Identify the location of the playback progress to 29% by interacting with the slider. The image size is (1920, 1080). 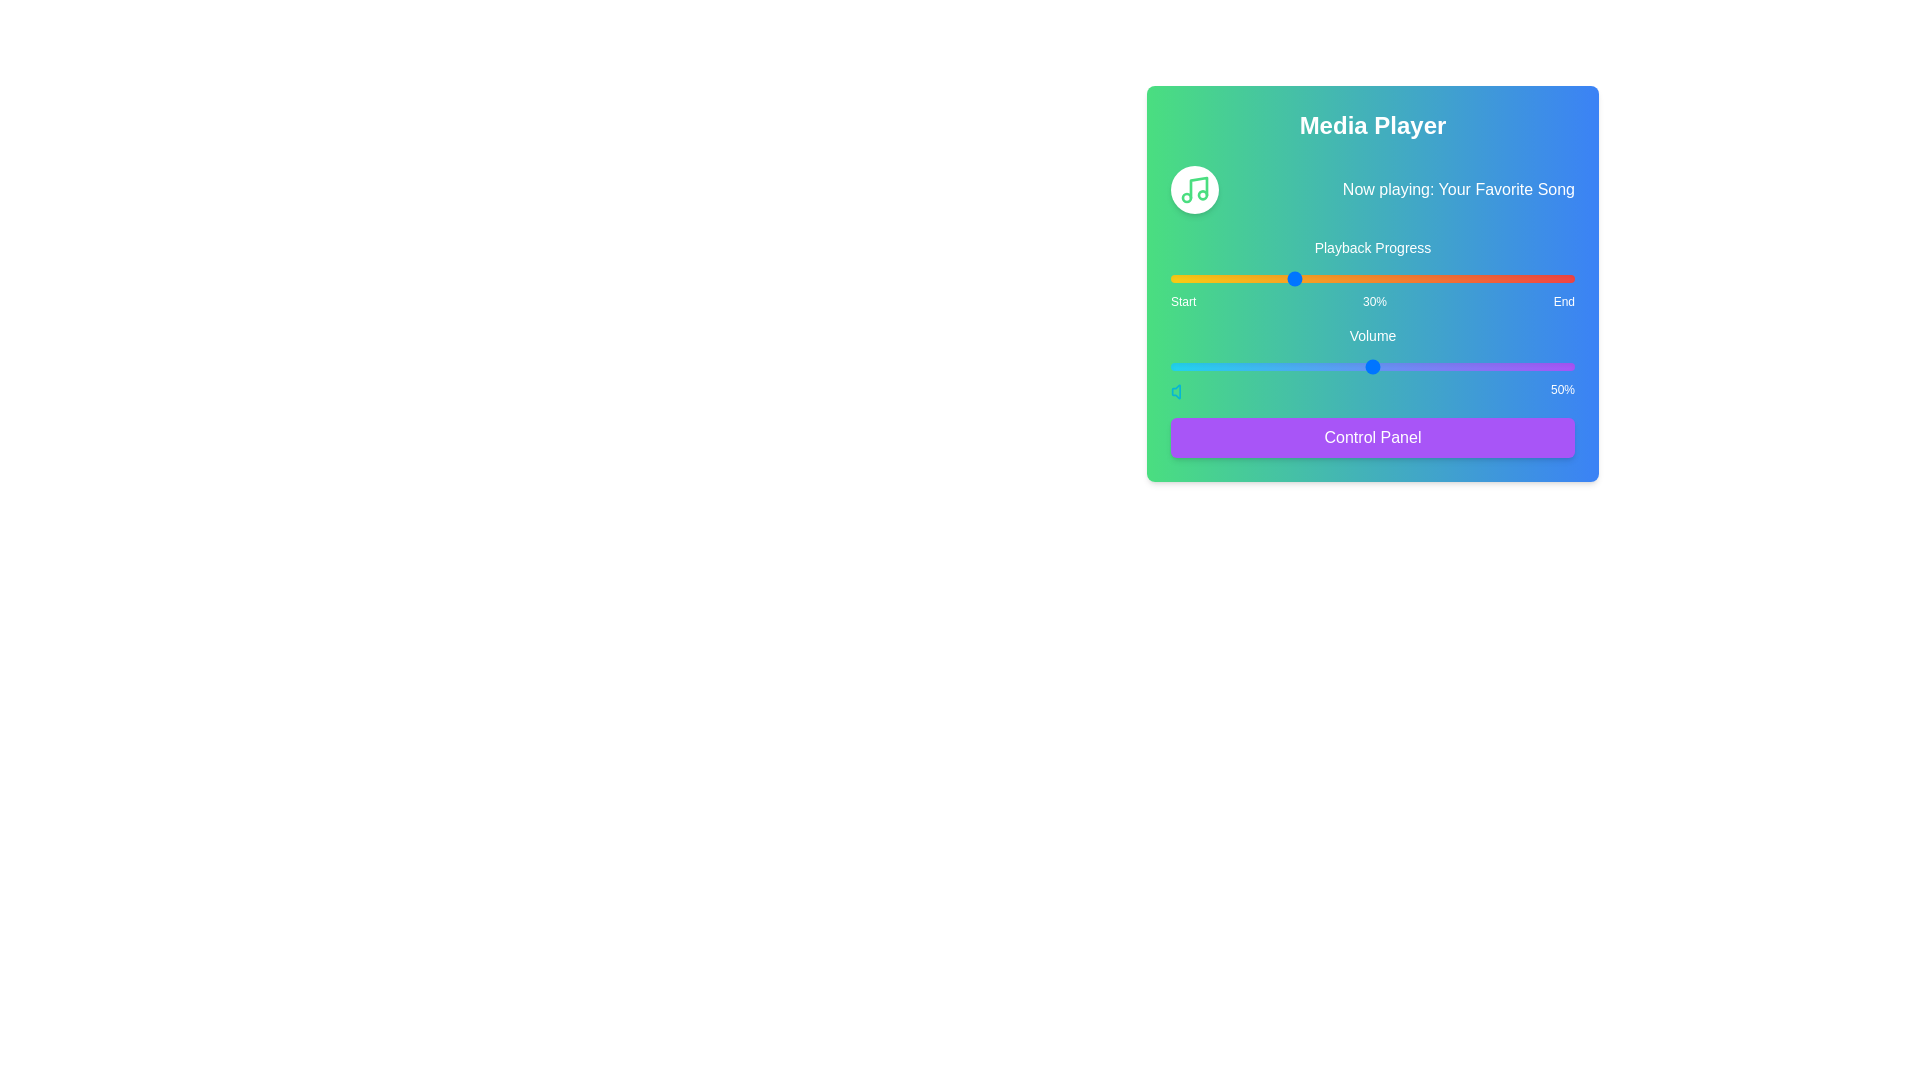
(1288, 278).